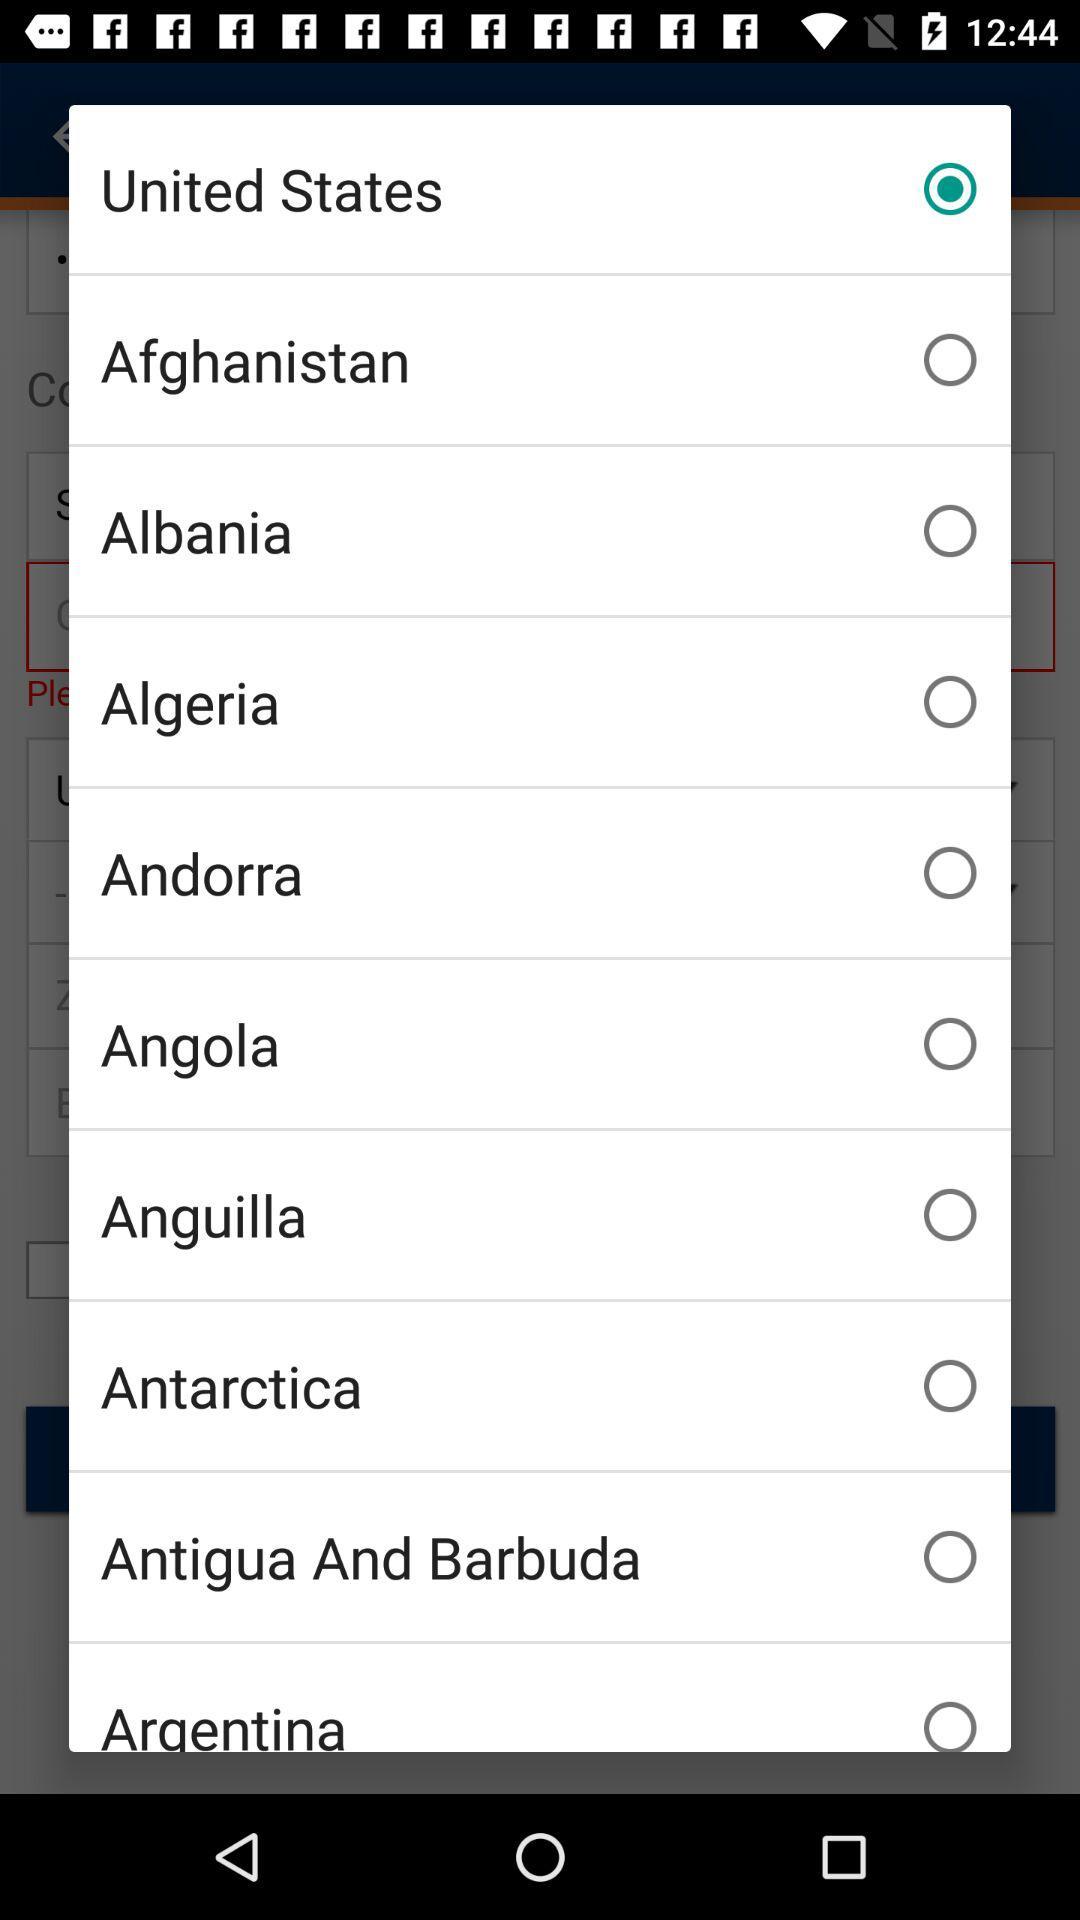 This screenshot has height=1920, width=1080. I want to click on afghanistan icon, so click(540, 360).